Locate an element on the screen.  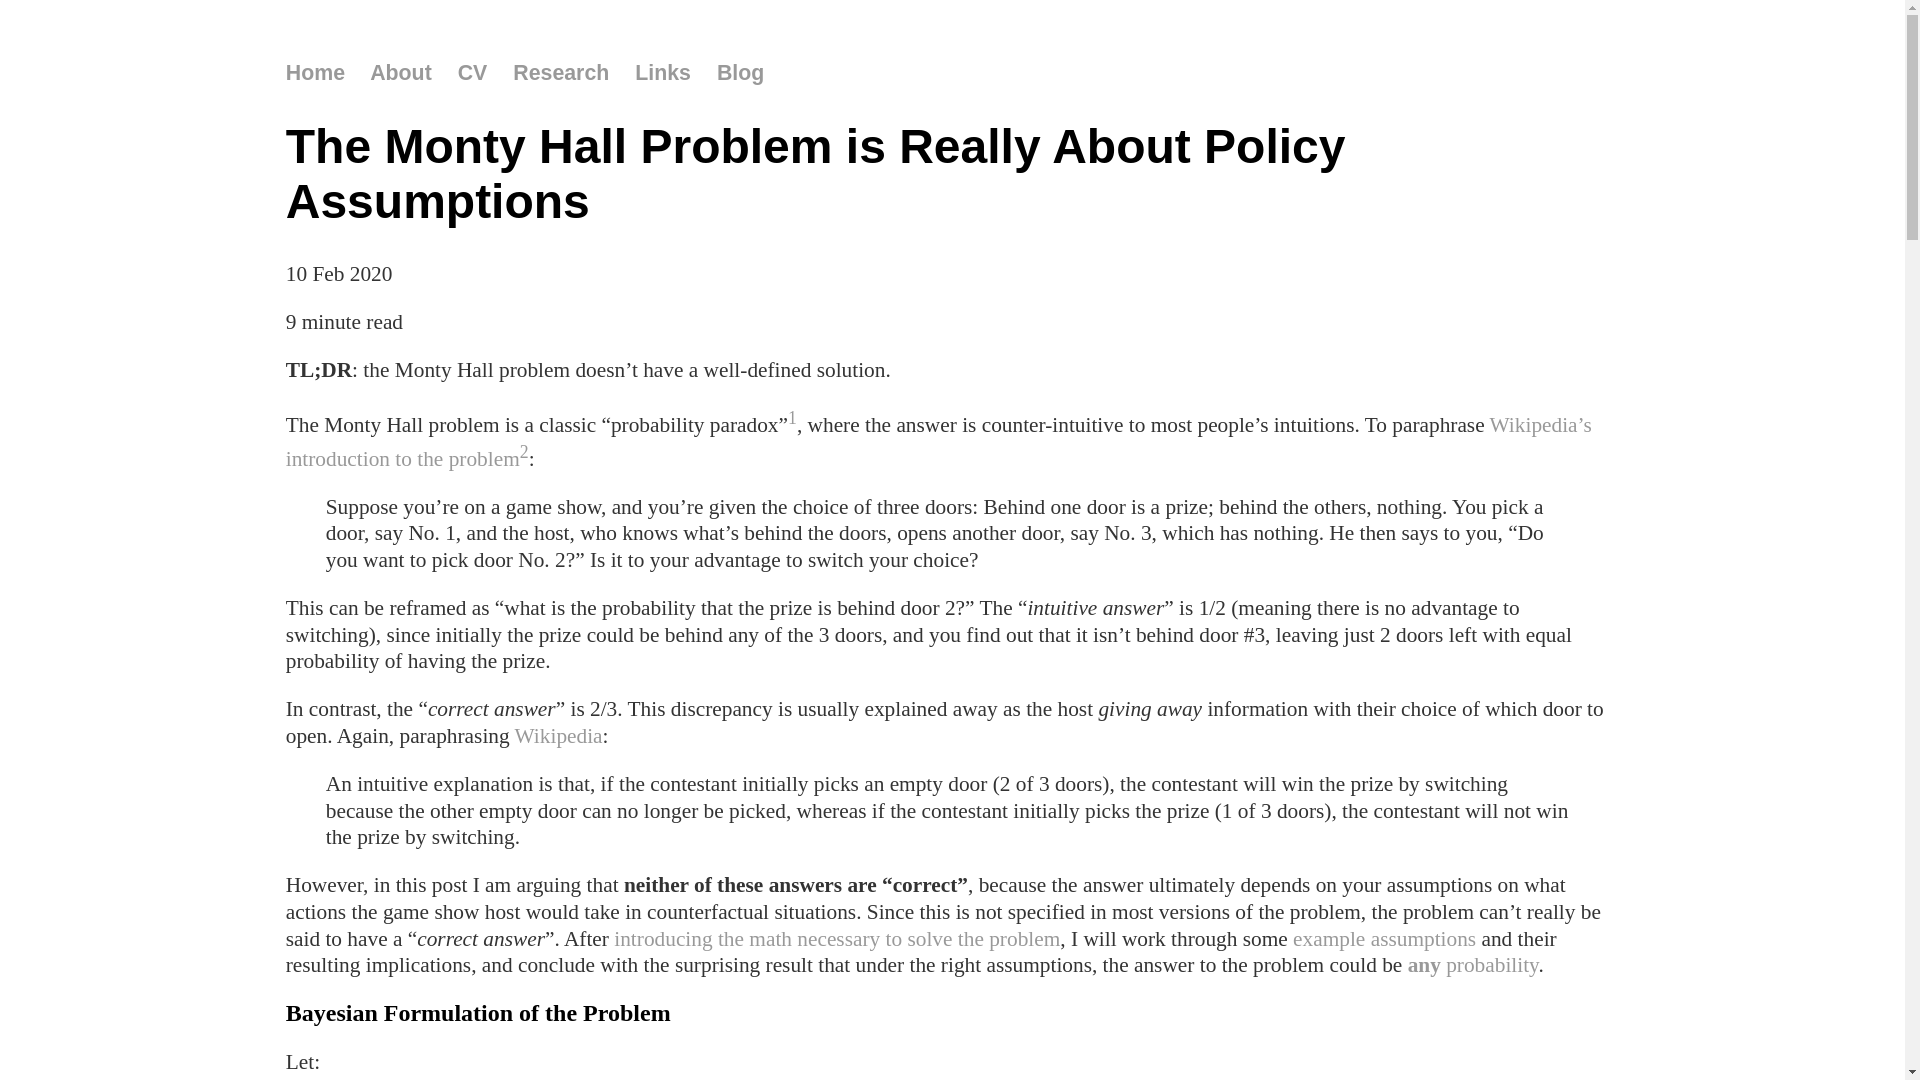
'Links' is located at coordinates (662, 72).